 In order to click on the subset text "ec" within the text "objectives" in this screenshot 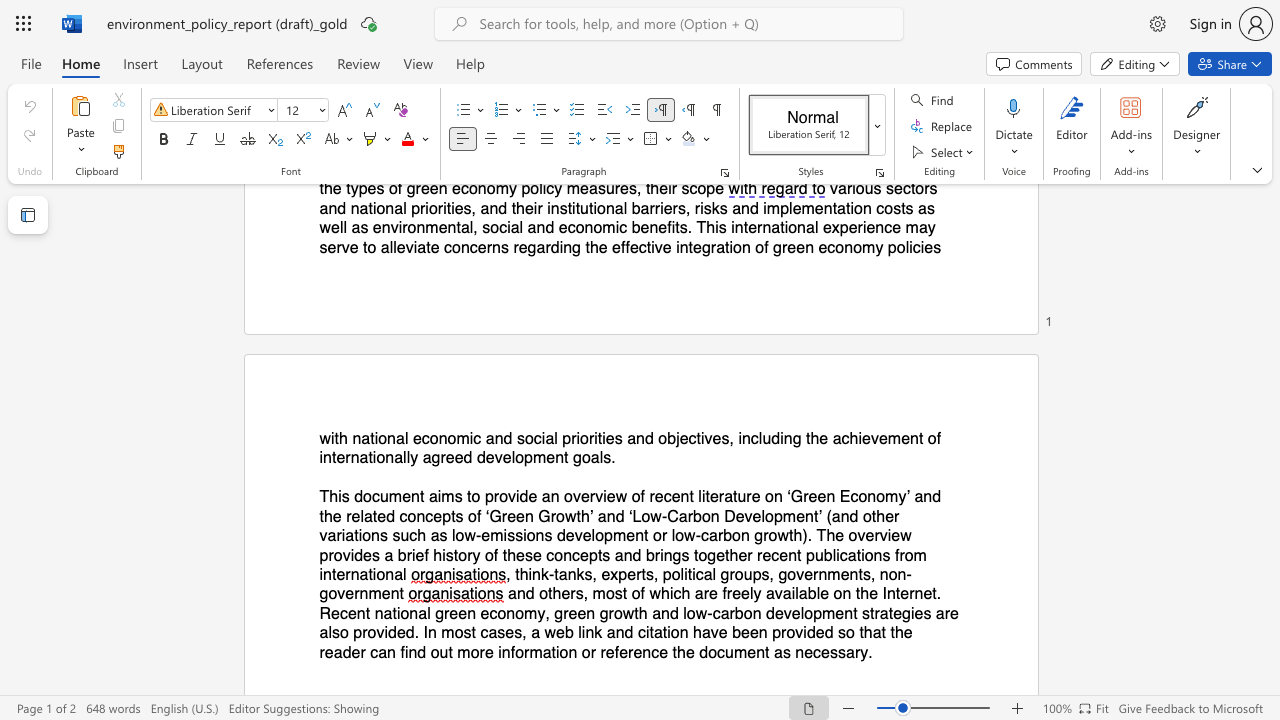, I will do `click(679, 437)`.